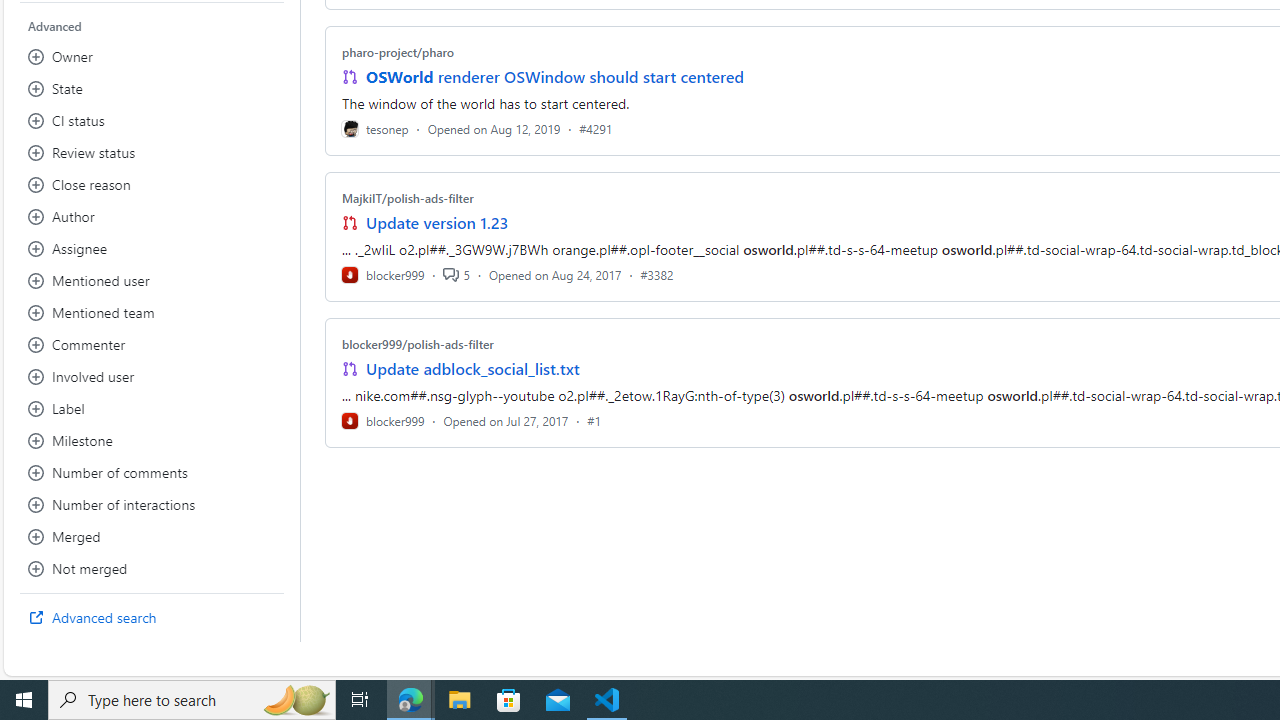  Describe the element at coordinates (554, 76) in the screenshot. I see `'OSWorld renderer OSWindow should start centered'` at that location.